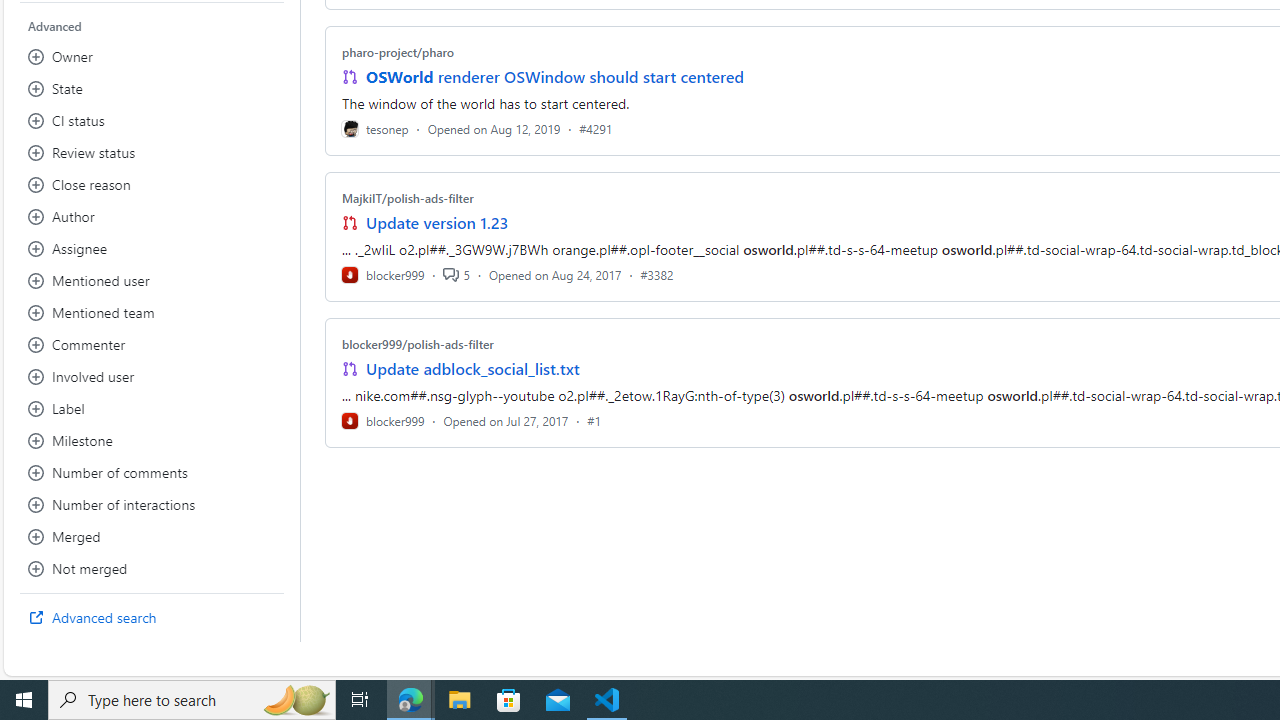  Describe the element at coordinates (554, 76) in the screenshot. I see `'OSWorld renderer OSWindow should start centered'` at that location.